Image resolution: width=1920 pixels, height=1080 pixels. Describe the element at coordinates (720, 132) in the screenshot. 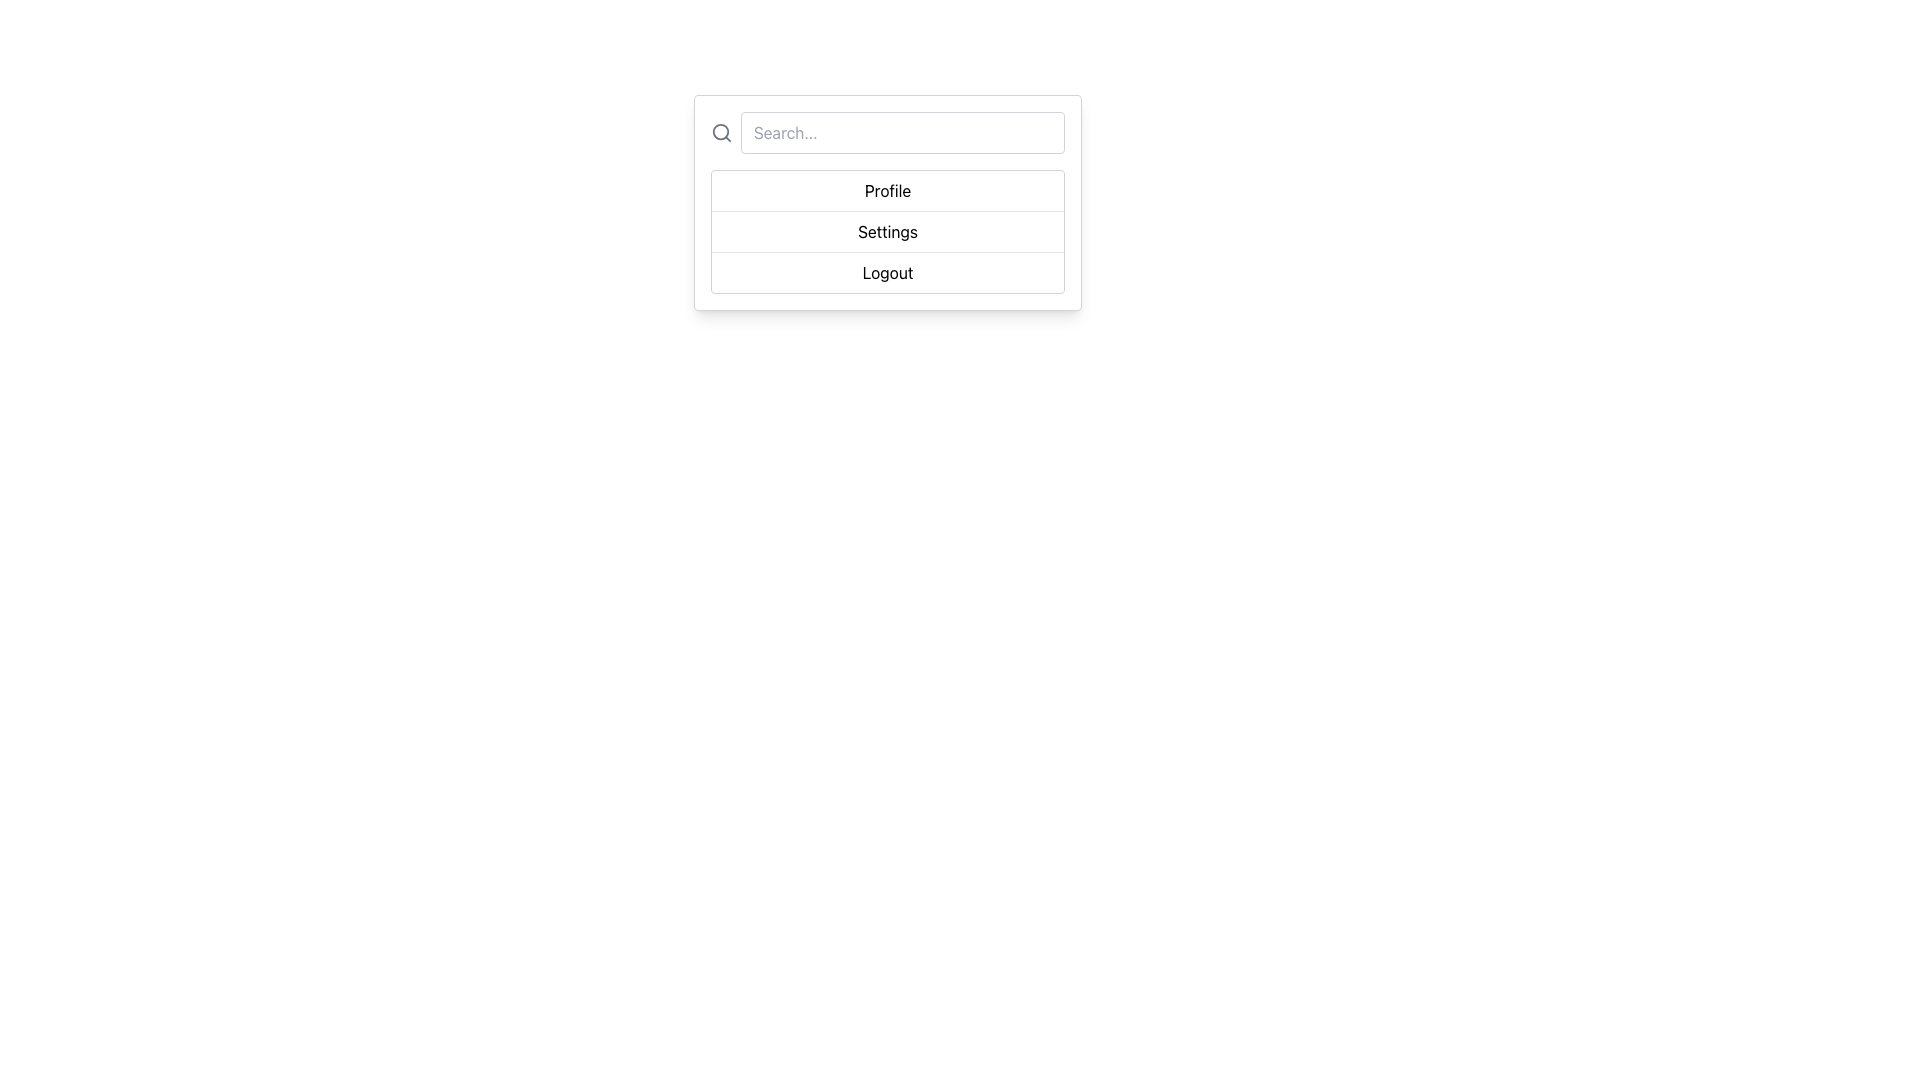

I see `the small circular shape that is part of the magnifying glass icon used for search functionality, located to the left of the search input box` at that location.